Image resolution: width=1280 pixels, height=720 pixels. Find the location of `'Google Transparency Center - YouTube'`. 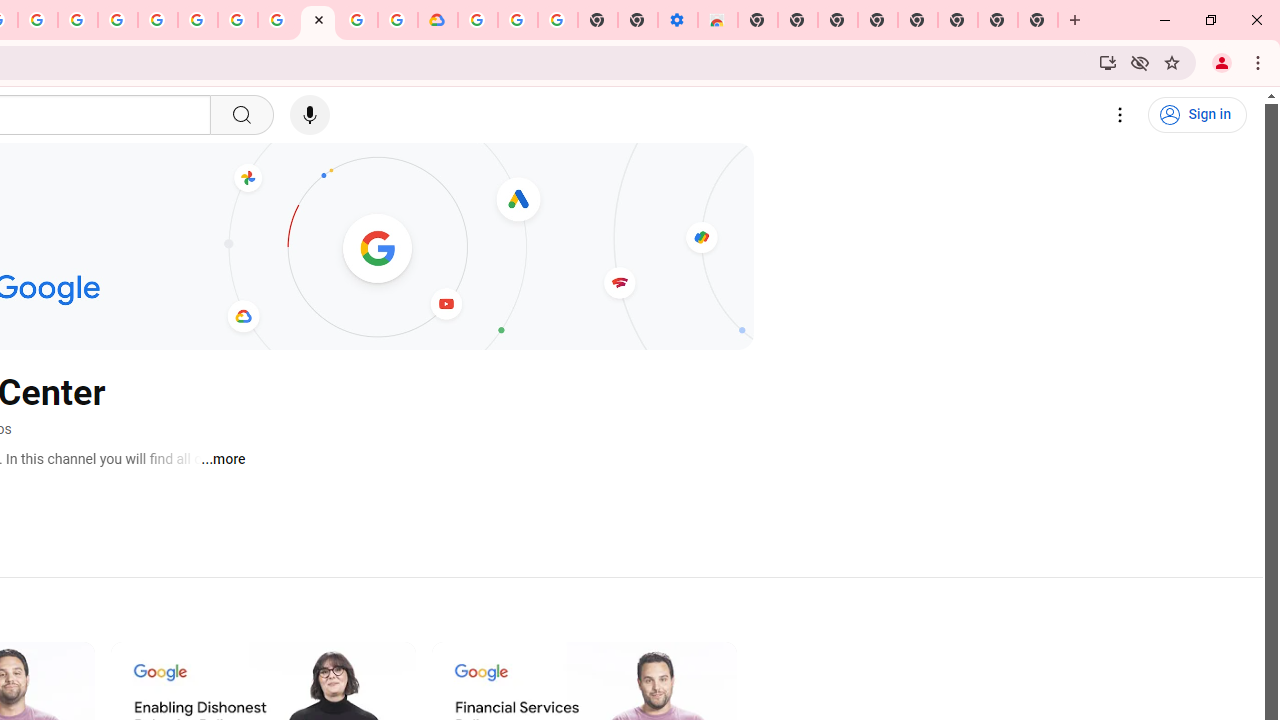

'Google Transparency Center - YouTube' is located at coordinates (317, 20).